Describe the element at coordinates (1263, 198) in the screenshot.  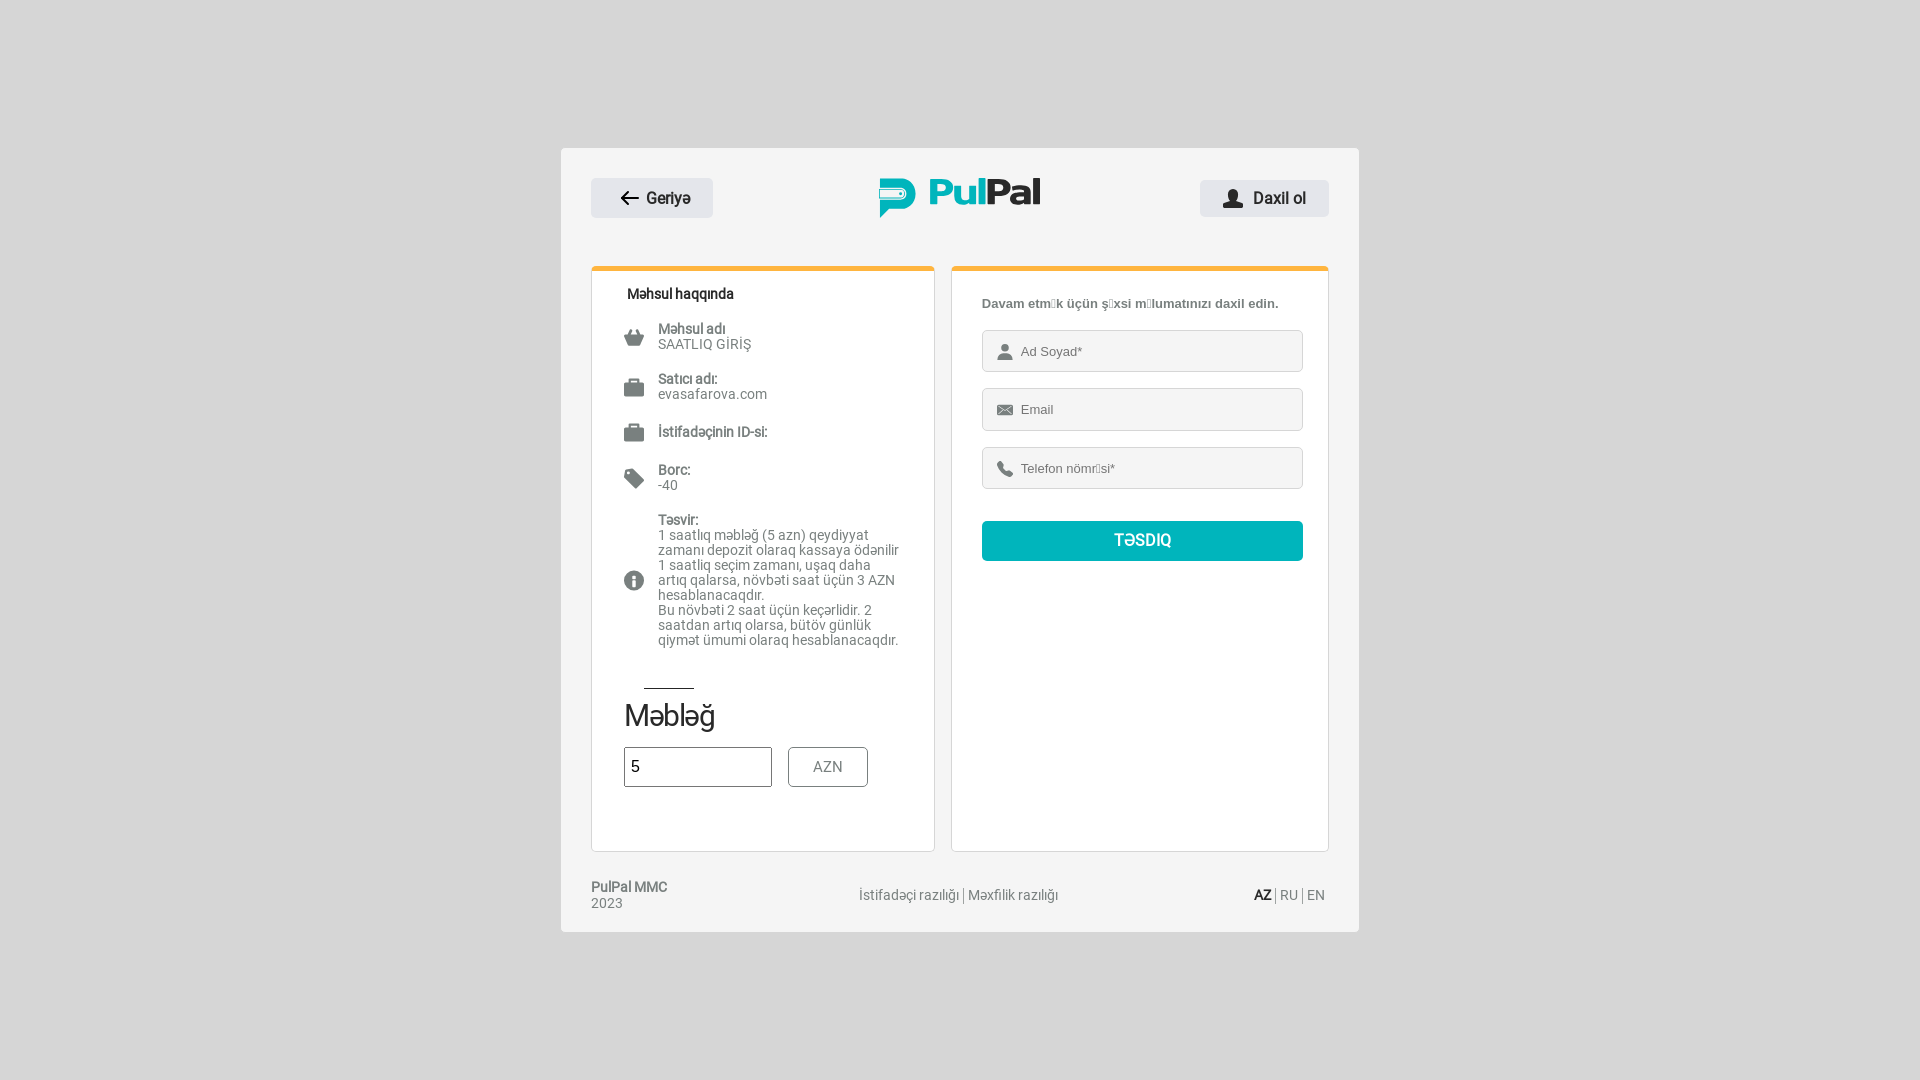
I see `'Daxil ol'` at that location.